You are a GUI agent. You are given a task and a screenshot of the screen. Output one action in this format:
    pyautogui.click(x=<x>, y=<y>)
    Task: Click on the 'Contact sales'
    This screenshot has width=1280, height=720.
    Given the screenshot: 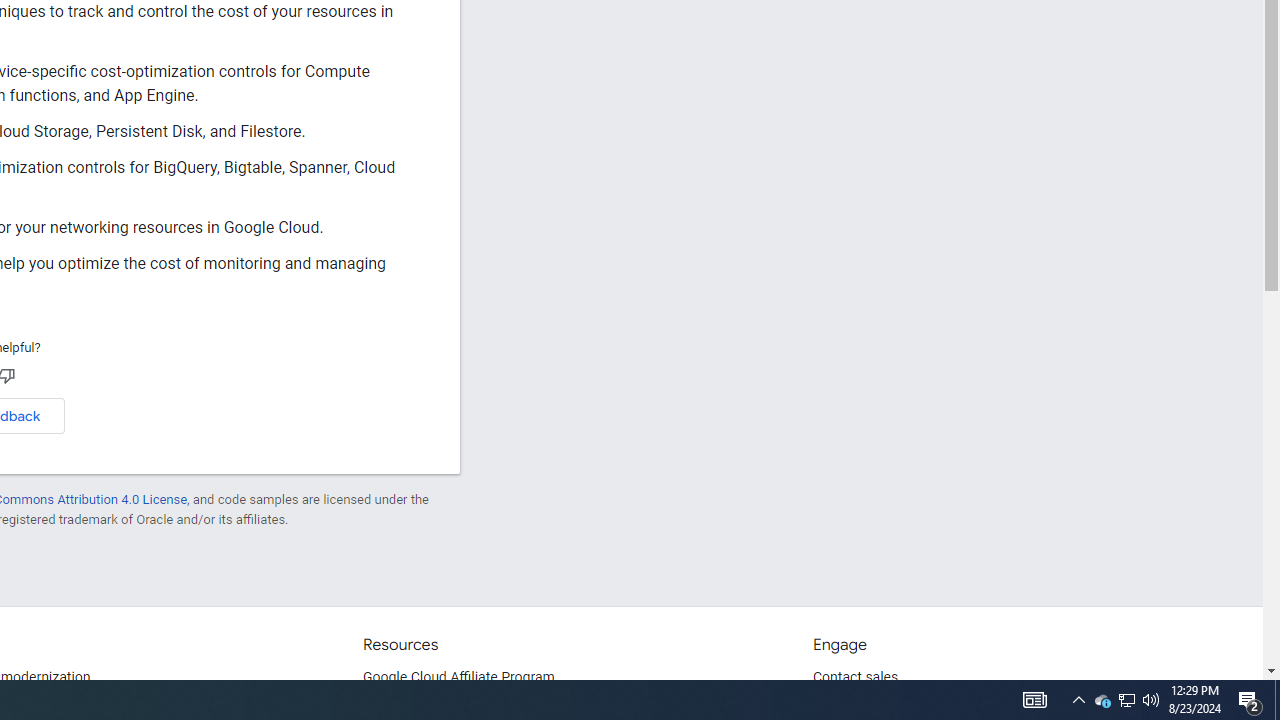 What is the action you would take?
    pyautogui.click(x=855, y=676)
    